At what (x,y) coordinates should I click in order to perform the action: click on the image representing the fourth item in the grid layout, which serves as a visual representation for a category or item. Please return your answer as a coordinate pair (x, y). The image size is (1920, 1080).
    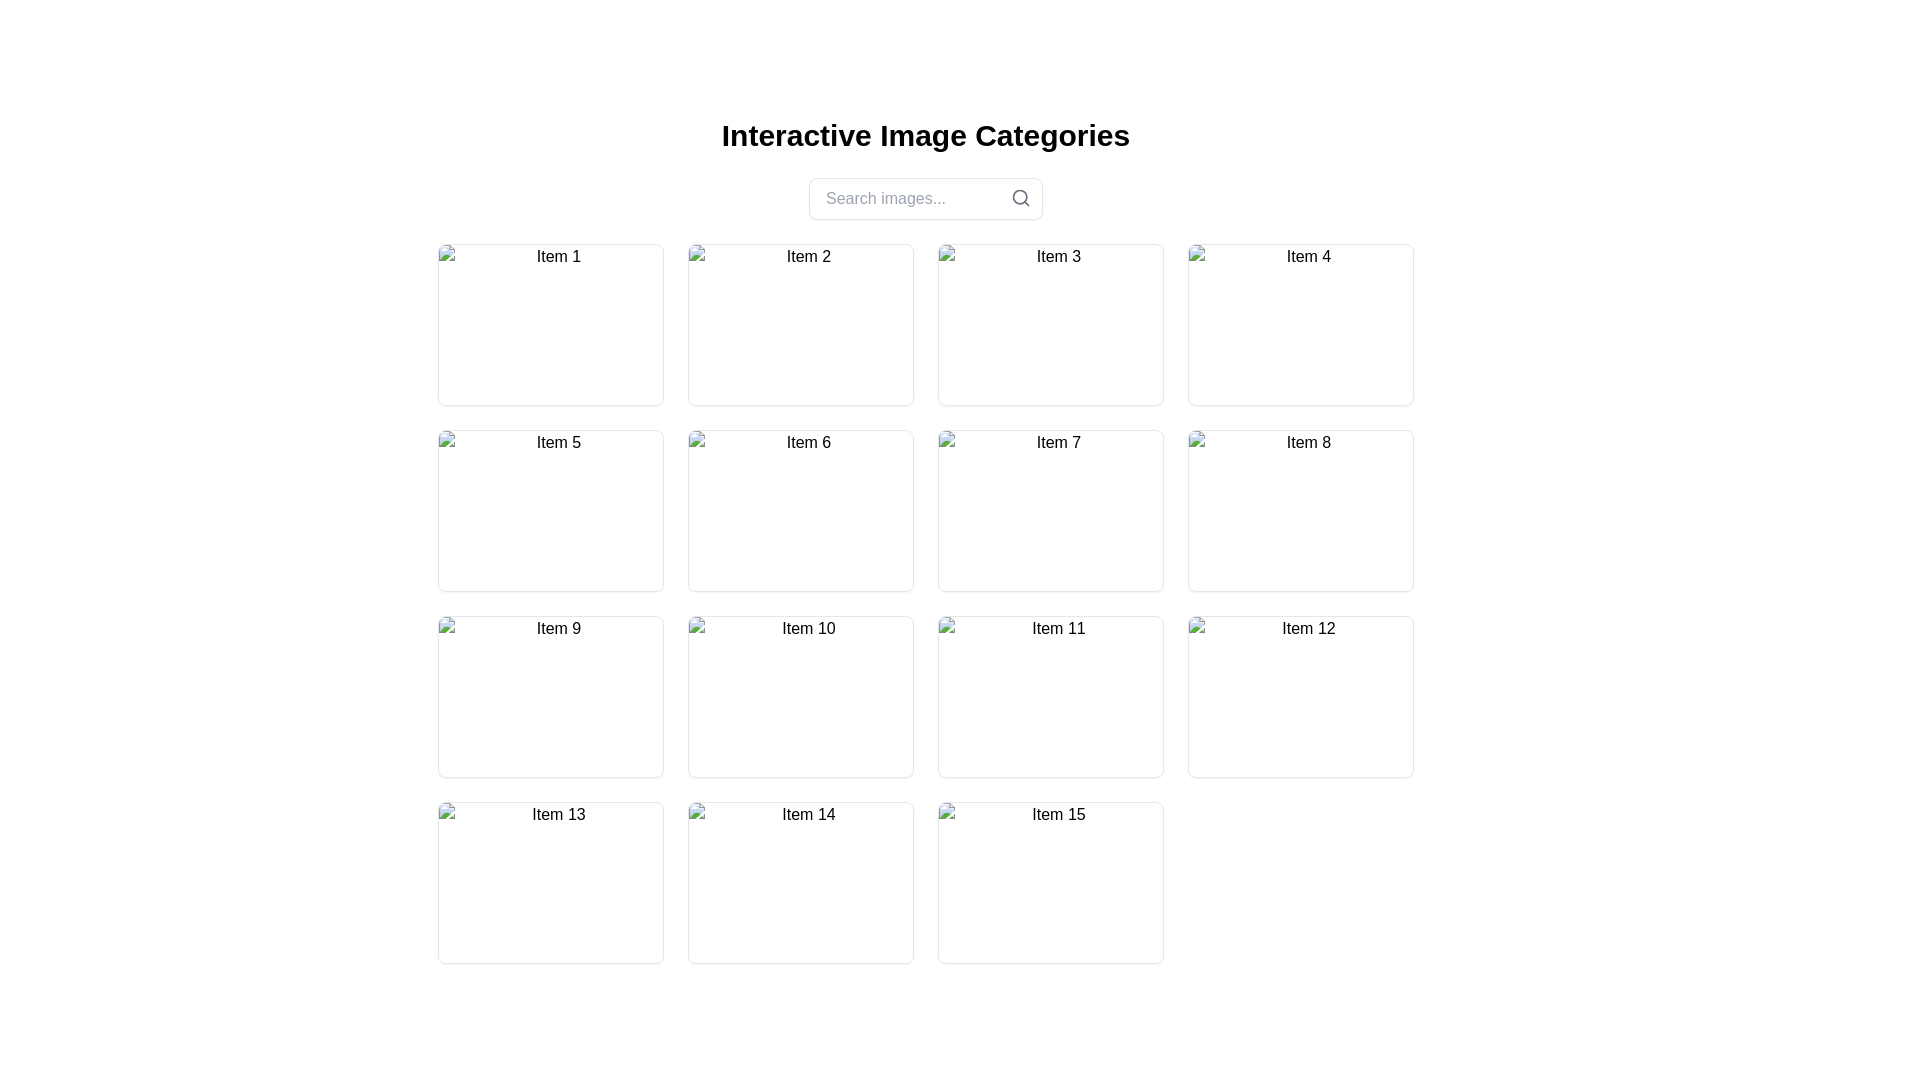
    Looking at the image, I should click on (1300, 323).